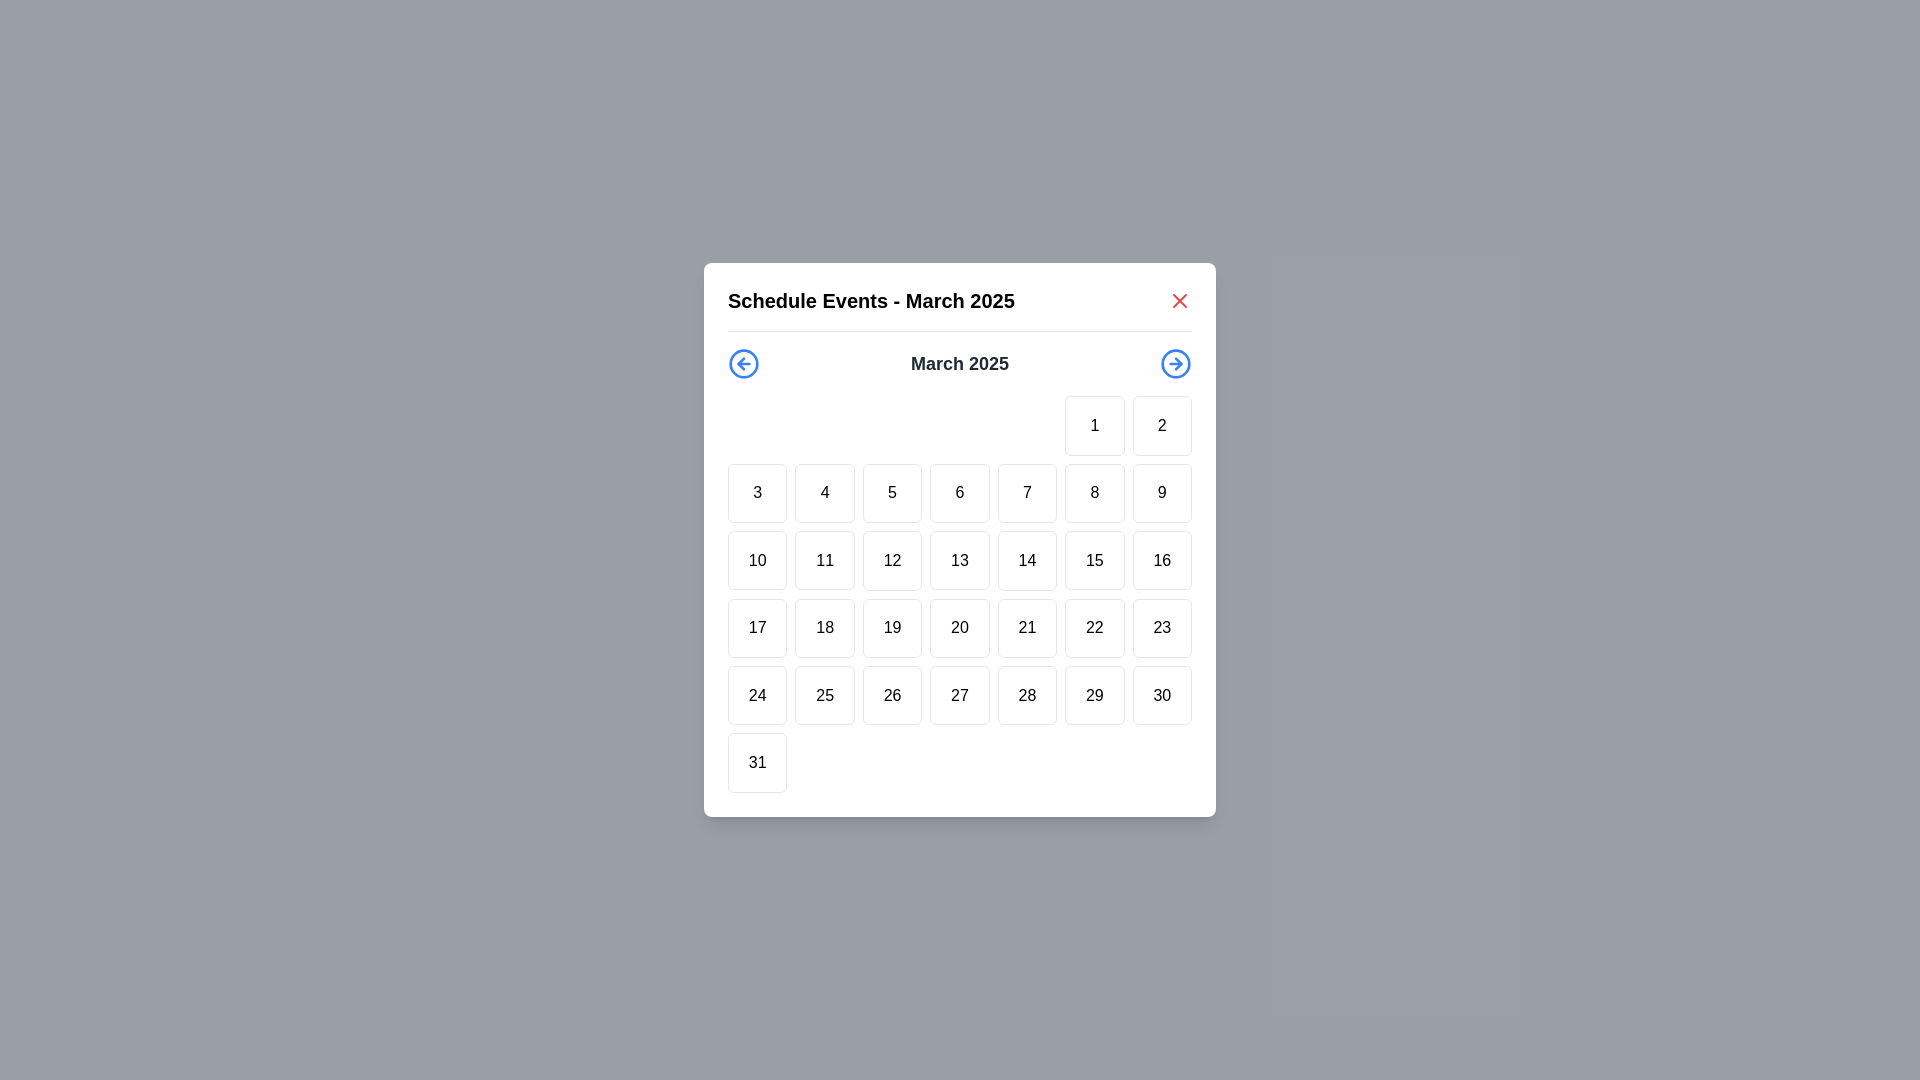  Describe the element at coordinates (1093, 493) in the screenshot. I see `the calendar day button representing the 8th day of the month in the 'Schedule Events - March 2025' dialog` at that location.